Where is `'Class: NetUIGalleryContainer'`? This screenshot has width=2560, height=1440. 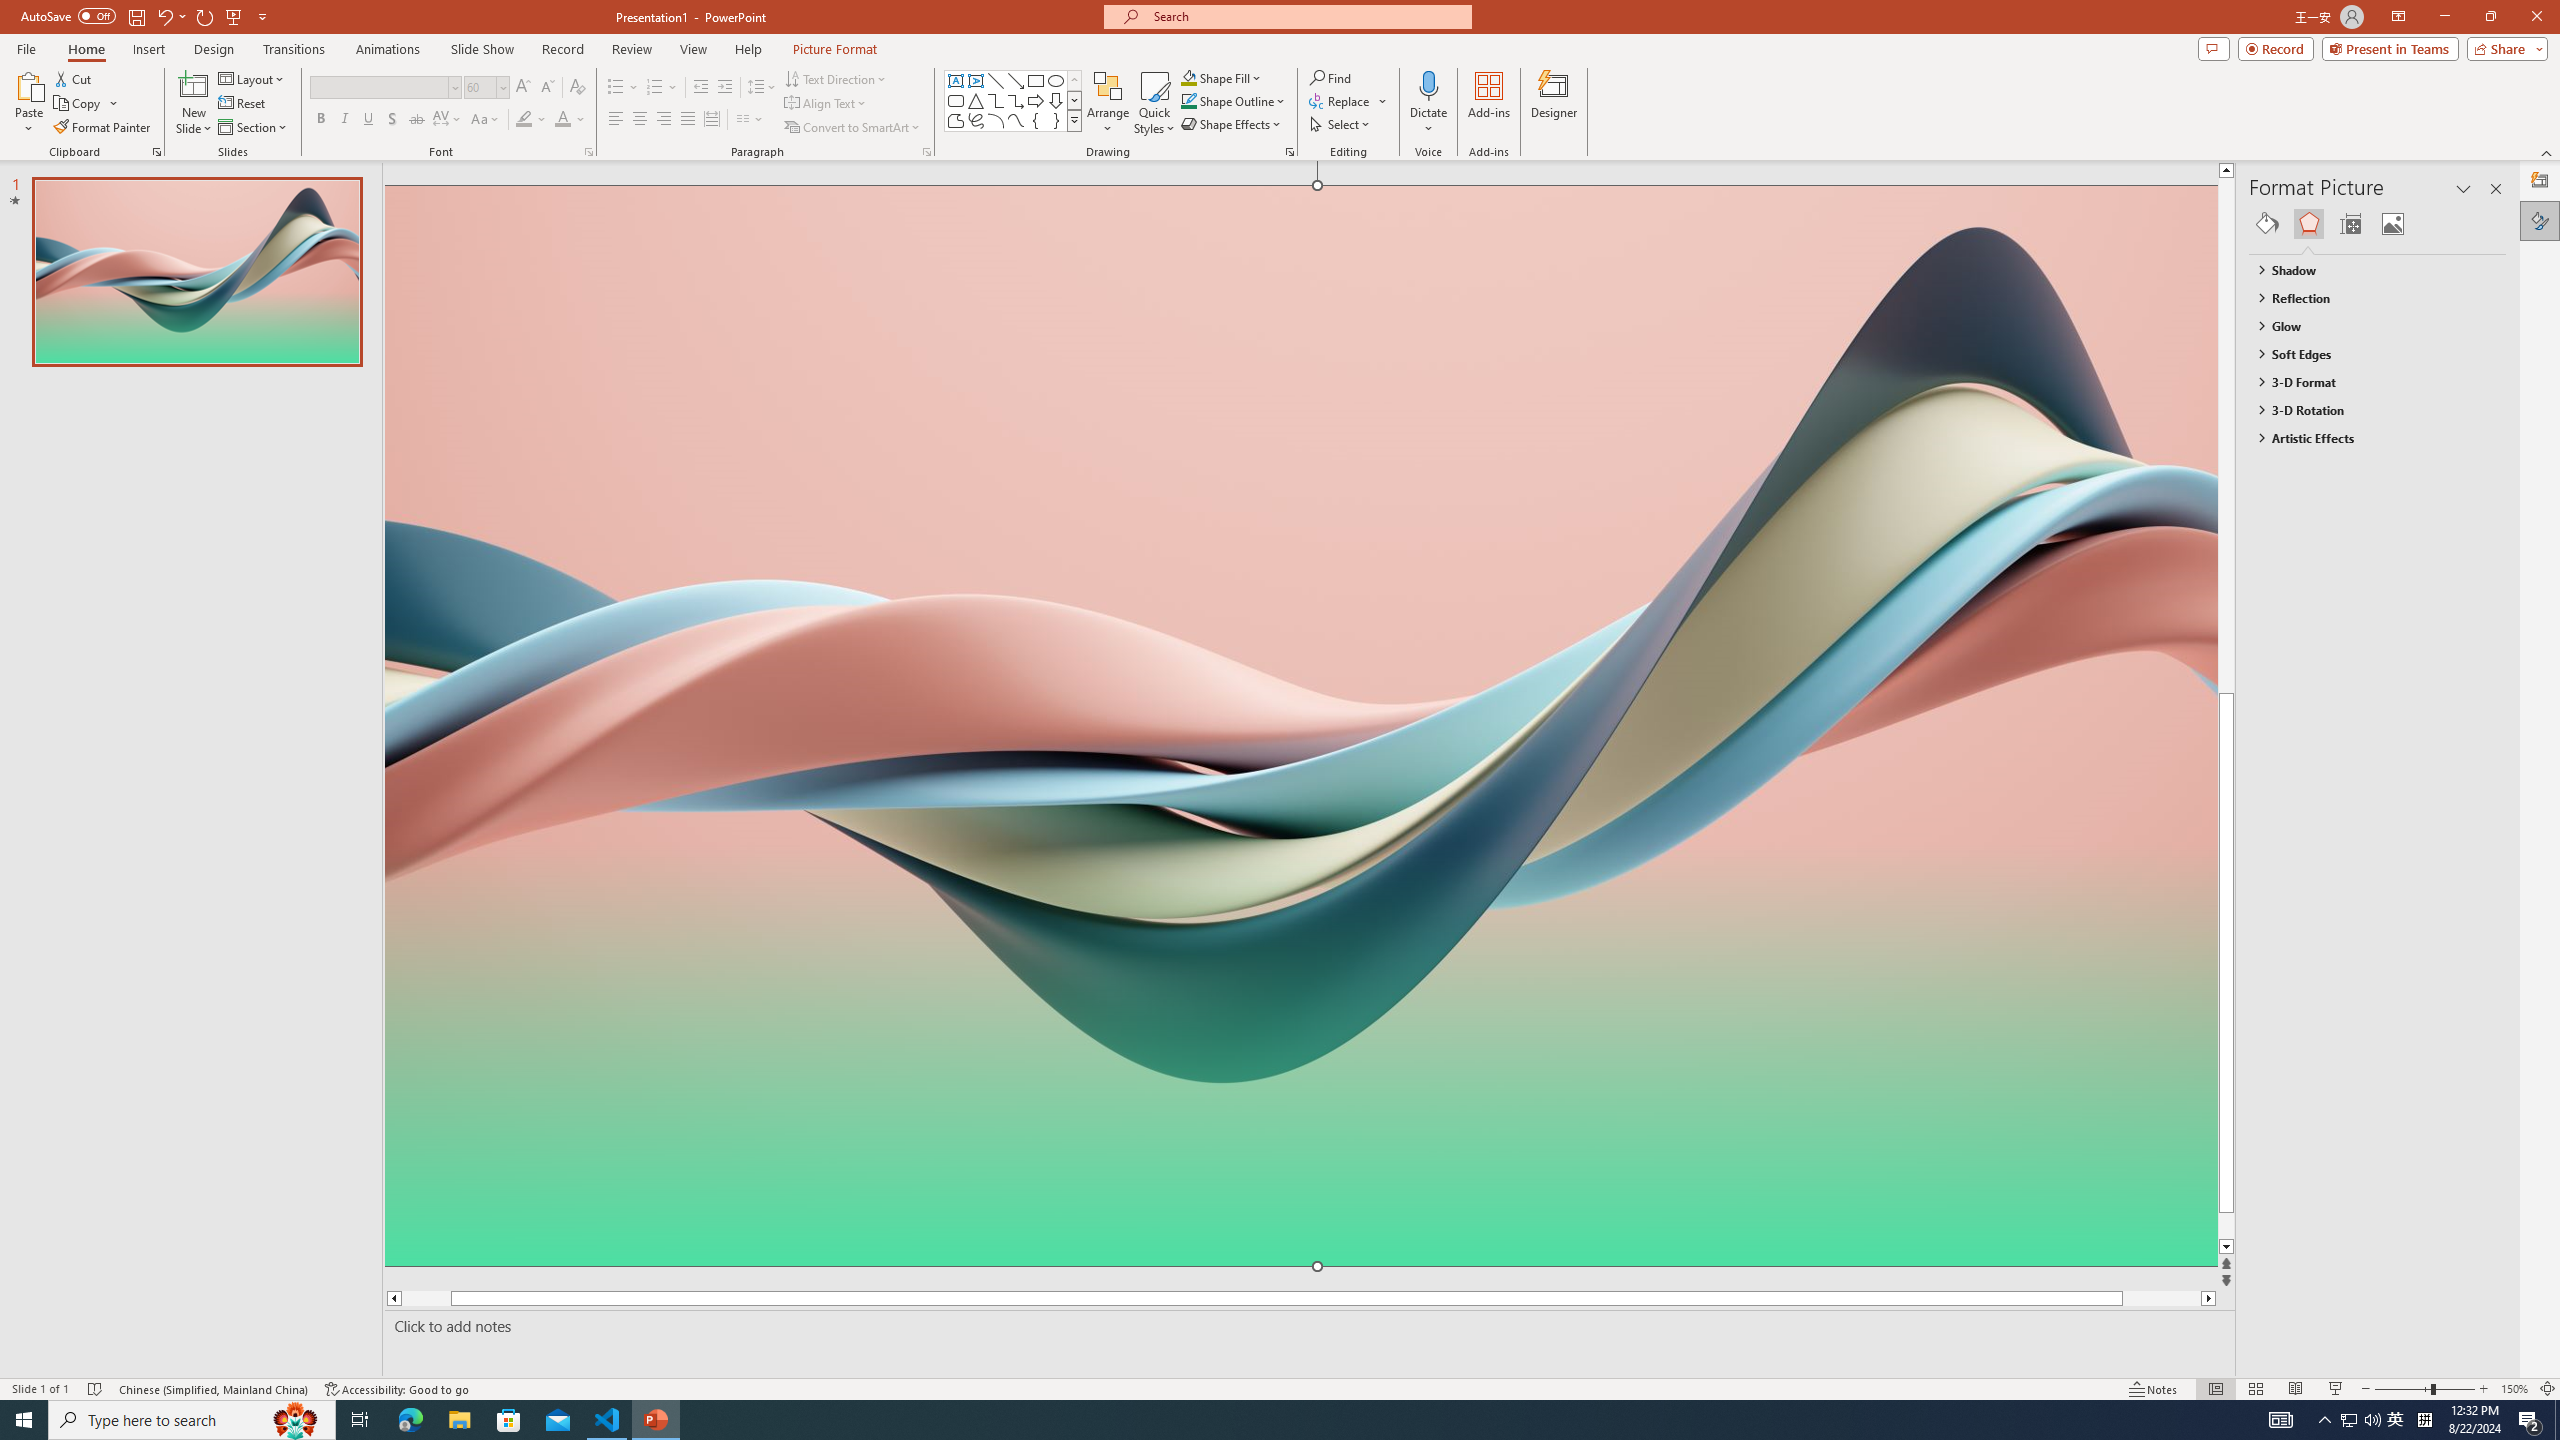
'Class: NetUIGalleryContainer' is located at coordinates (2377, 222).